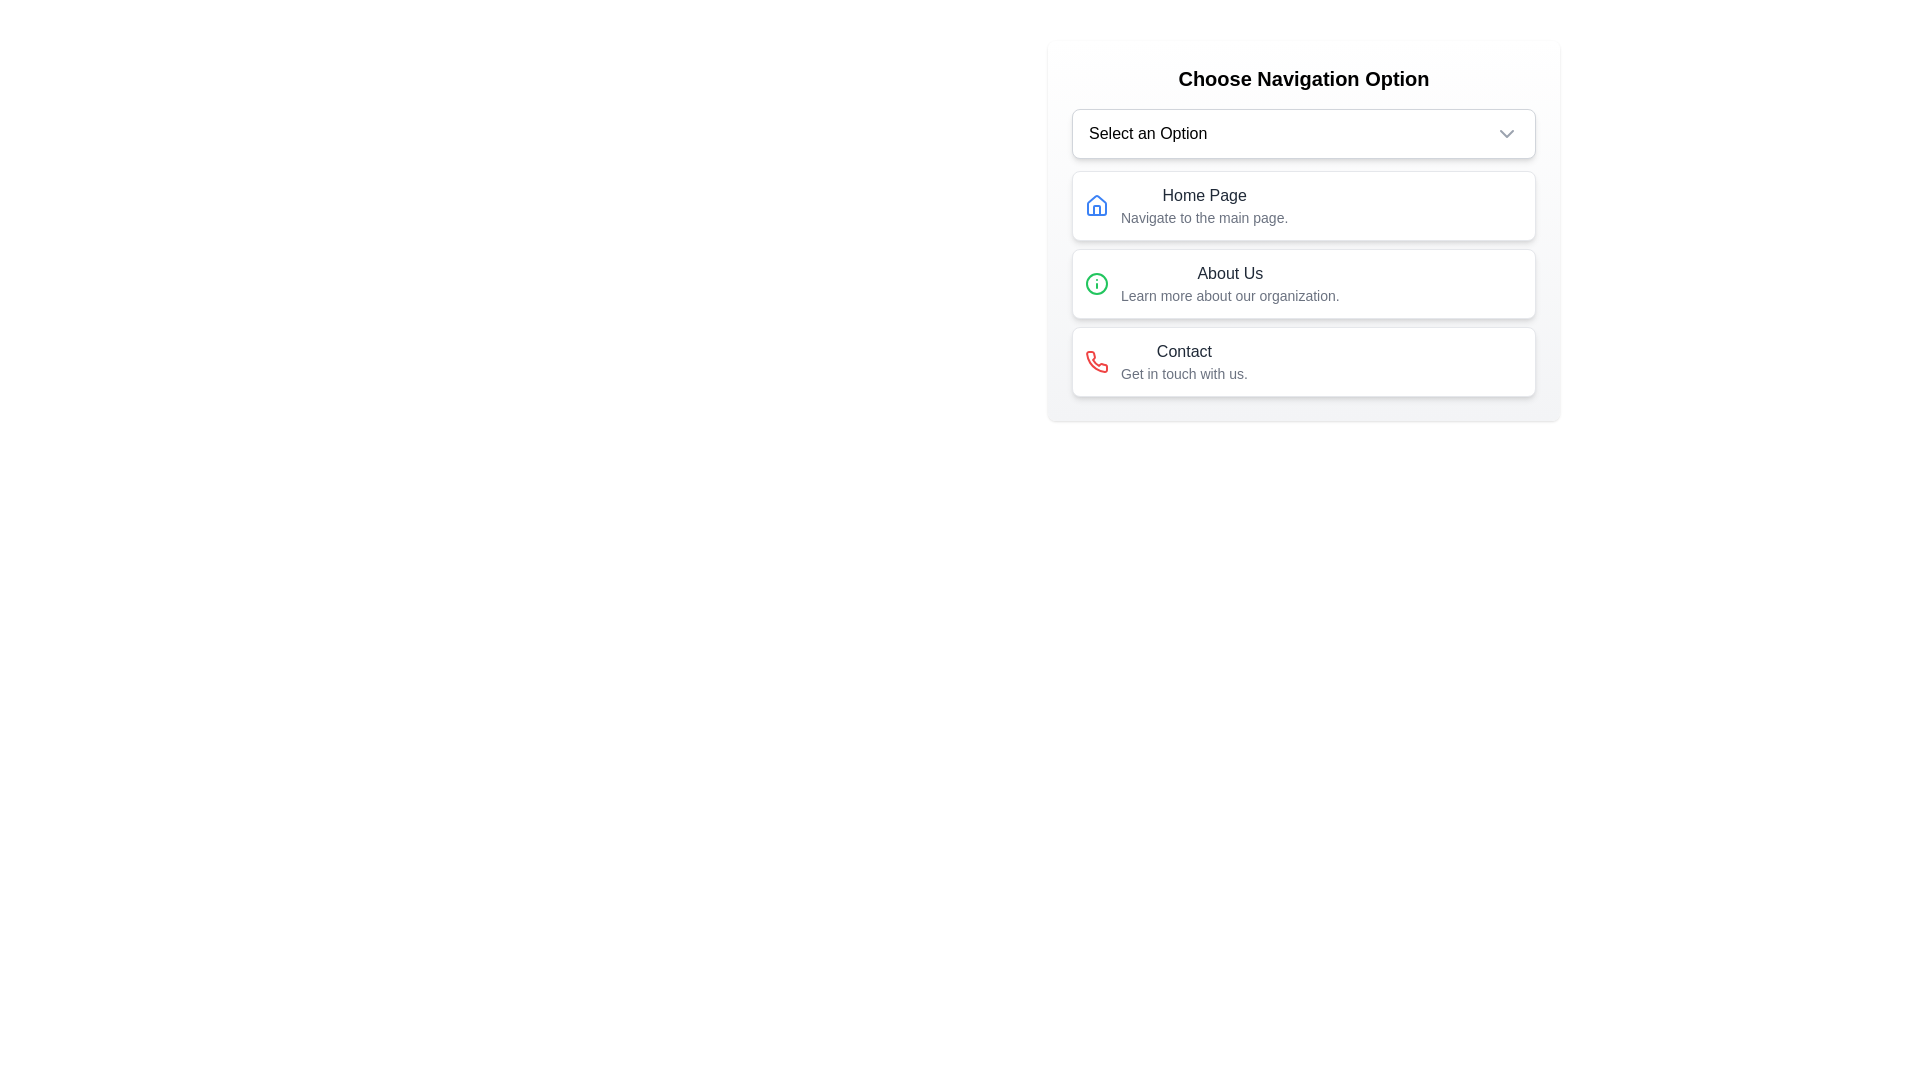  What do you see at coordinates (1304, 284) in the screenshot?
I see `the 'About Us' button, which is a rectangular button with a white background, rounded corners, and contains the title 'About Us' and subtitle 'Learn more about our organization.' positioned under the navigation title 'Choose Navigation Option.'` at bounding box center [1304, 284].